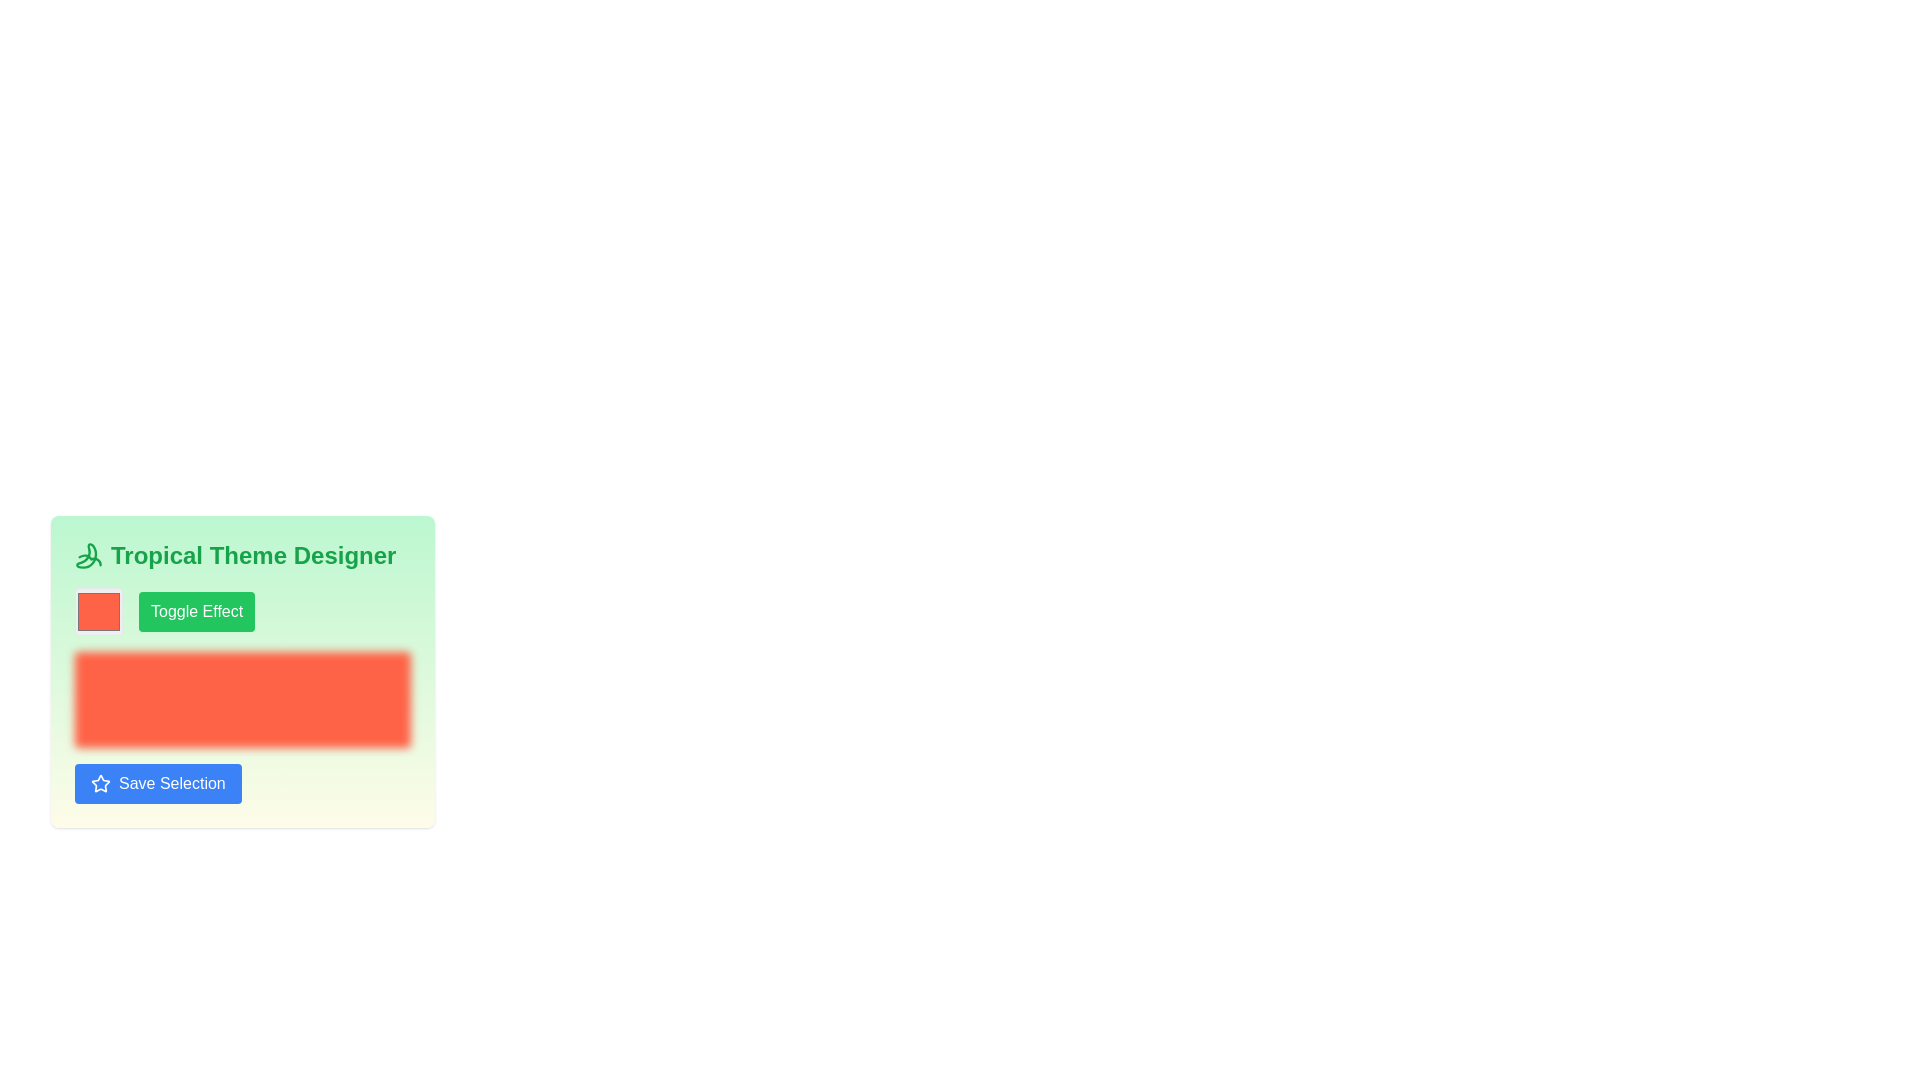  I want to click on the tropical theme icon, which is positioned to the far left of the title text 'Tropical Theme Designer', so click(88, 555).